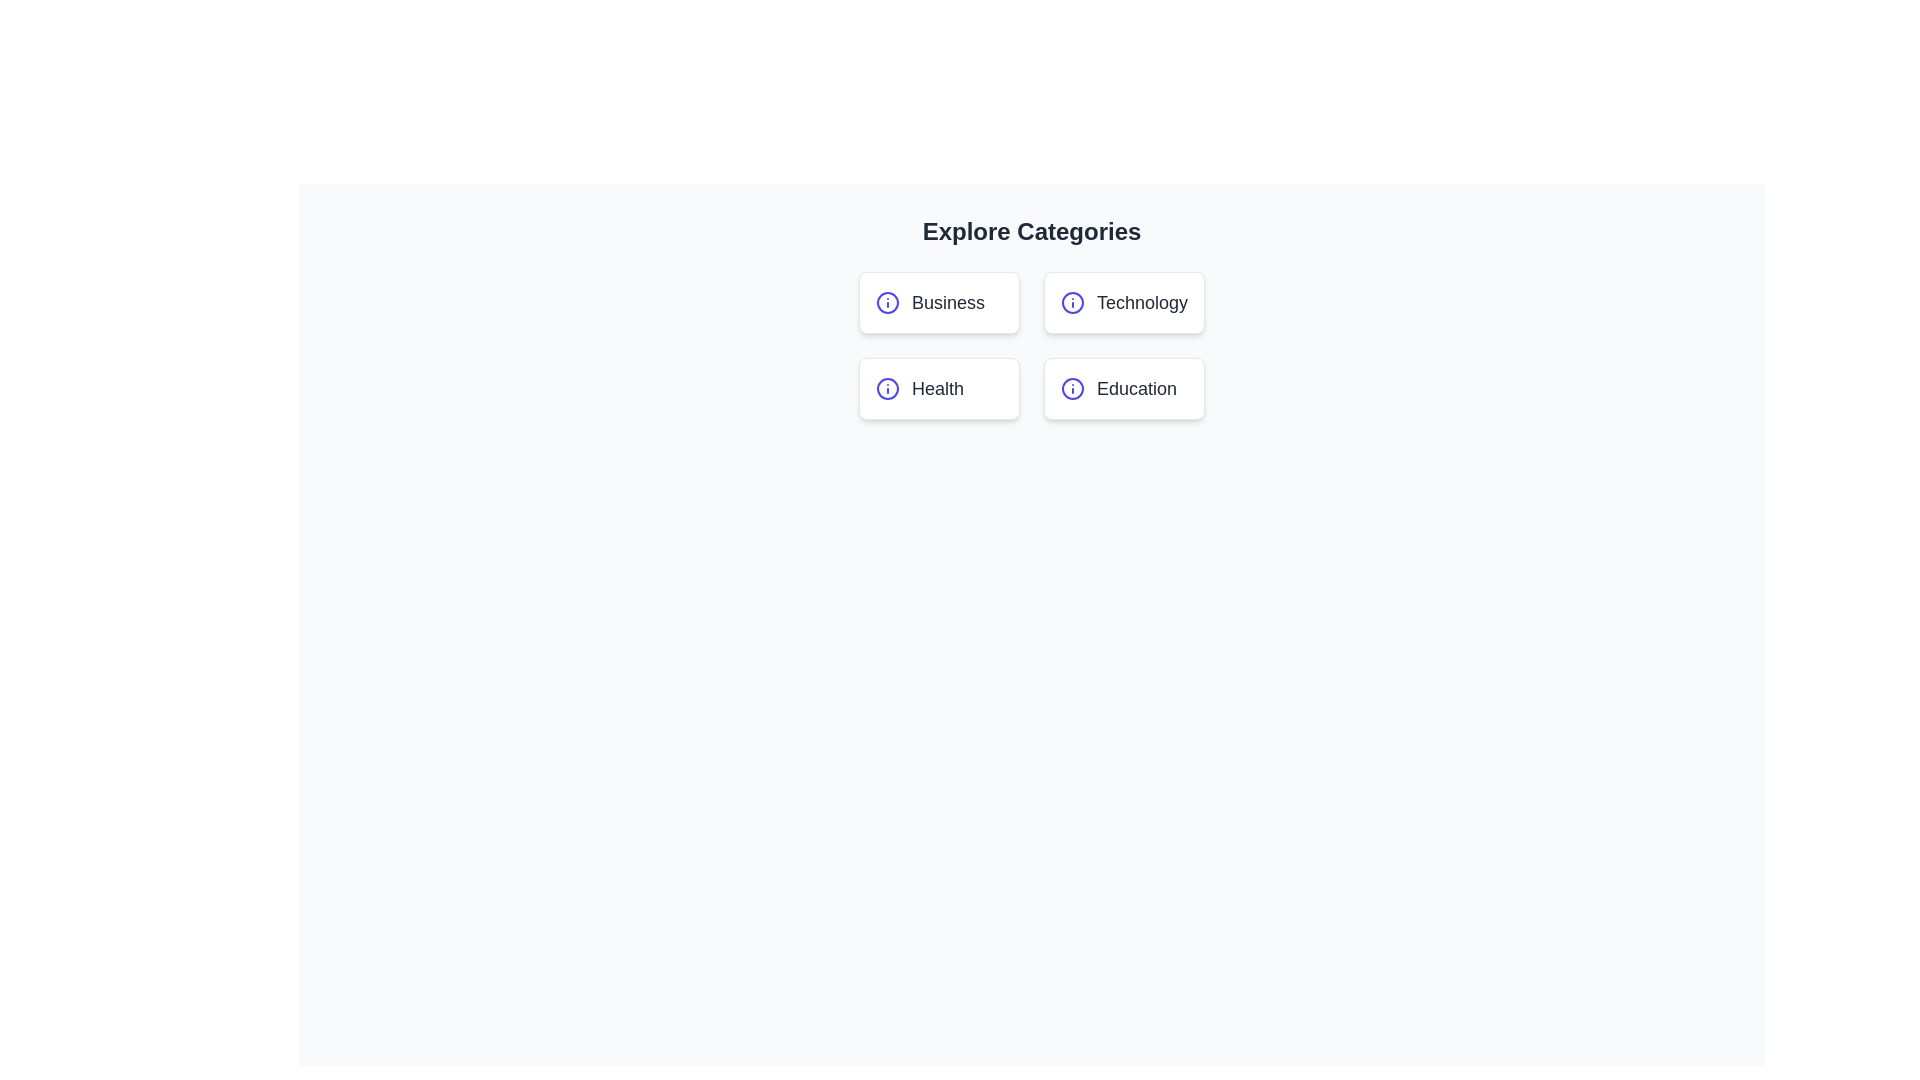 The width and height of the screenshot is (1920, 1080). What do you see at coordinates (1137, 389) in the screenshot?
I see `the text label displaying 'Education', which is styled in dark gray and located next to an indigo circular icon with an 'i'. This label is part of a bordered rectangular card in the lower right of a 2 by 2 grid under 'Explore Categories'` at bounding box center [1137, 389].